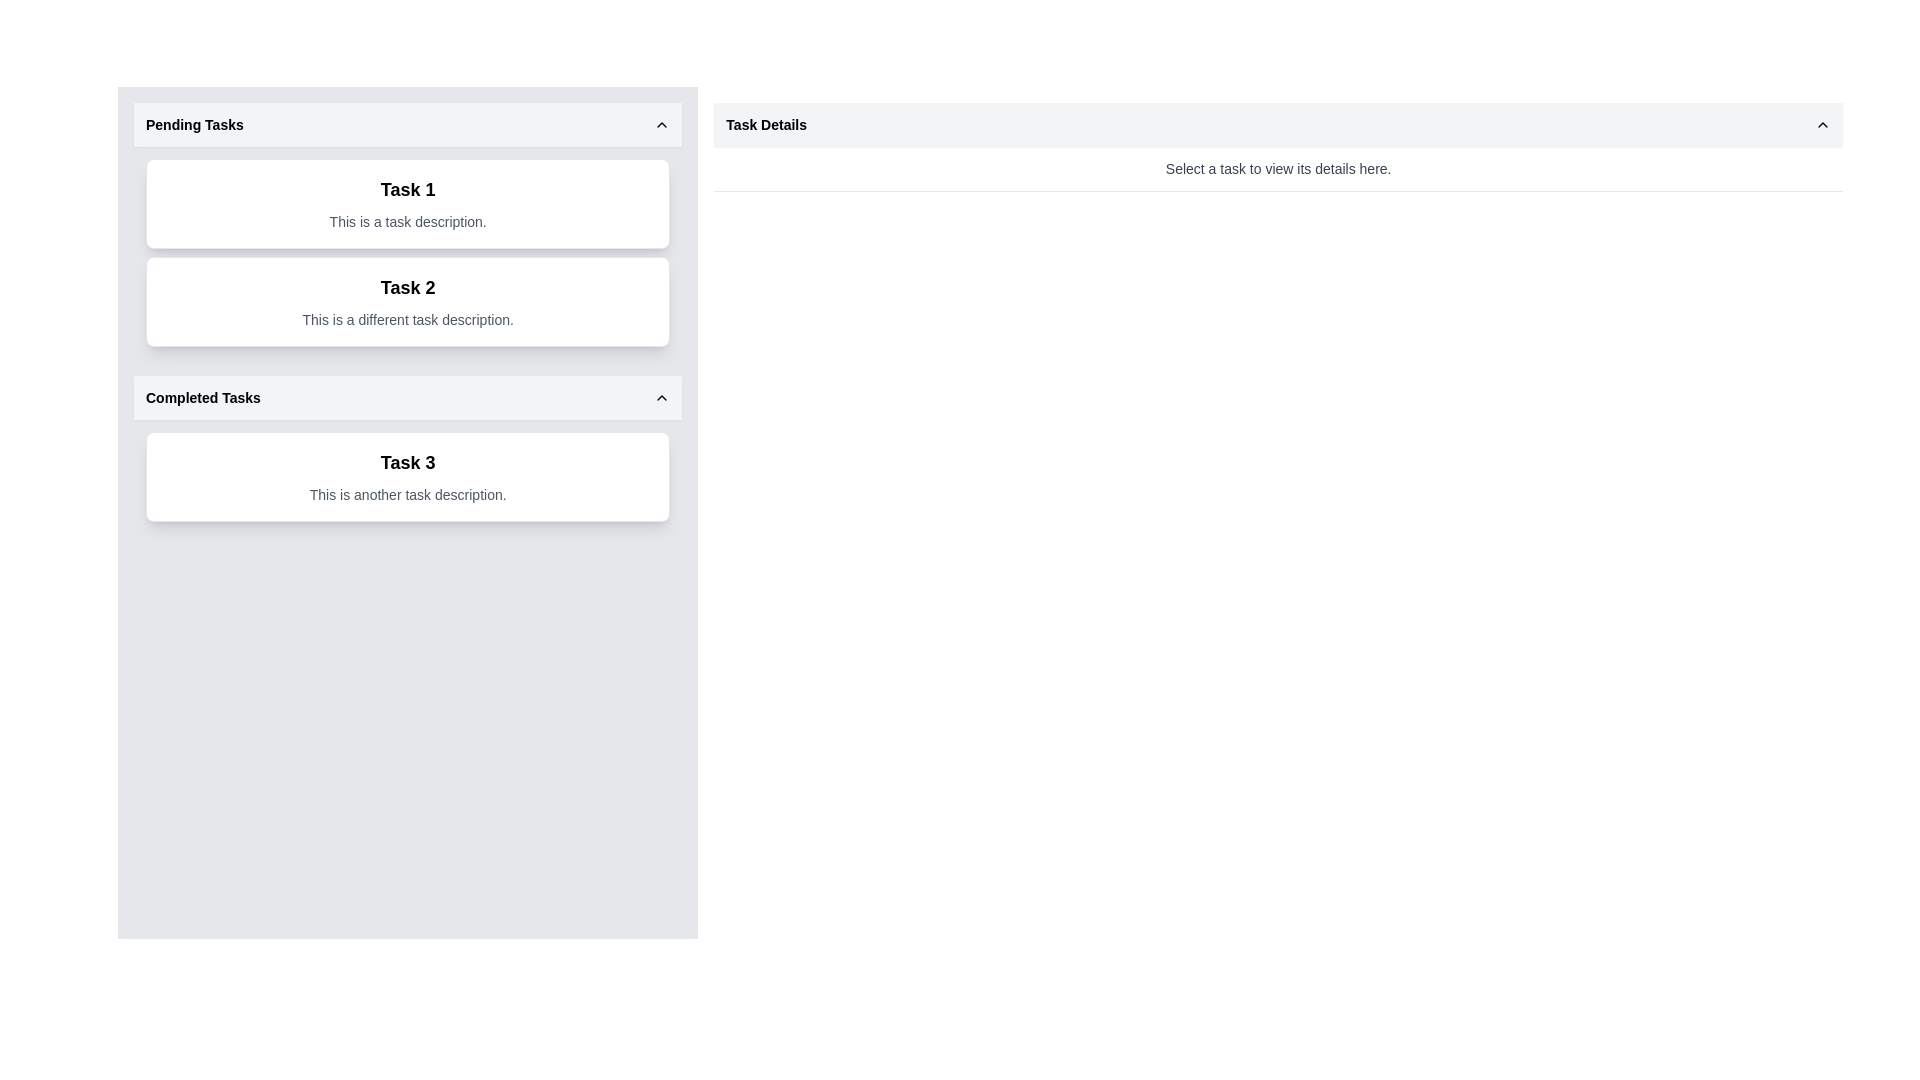  I want to click on the upward-pointing chevron icon with a thin black outline located at the right end of the 'Pending Tasks' header, so click(662, 124).